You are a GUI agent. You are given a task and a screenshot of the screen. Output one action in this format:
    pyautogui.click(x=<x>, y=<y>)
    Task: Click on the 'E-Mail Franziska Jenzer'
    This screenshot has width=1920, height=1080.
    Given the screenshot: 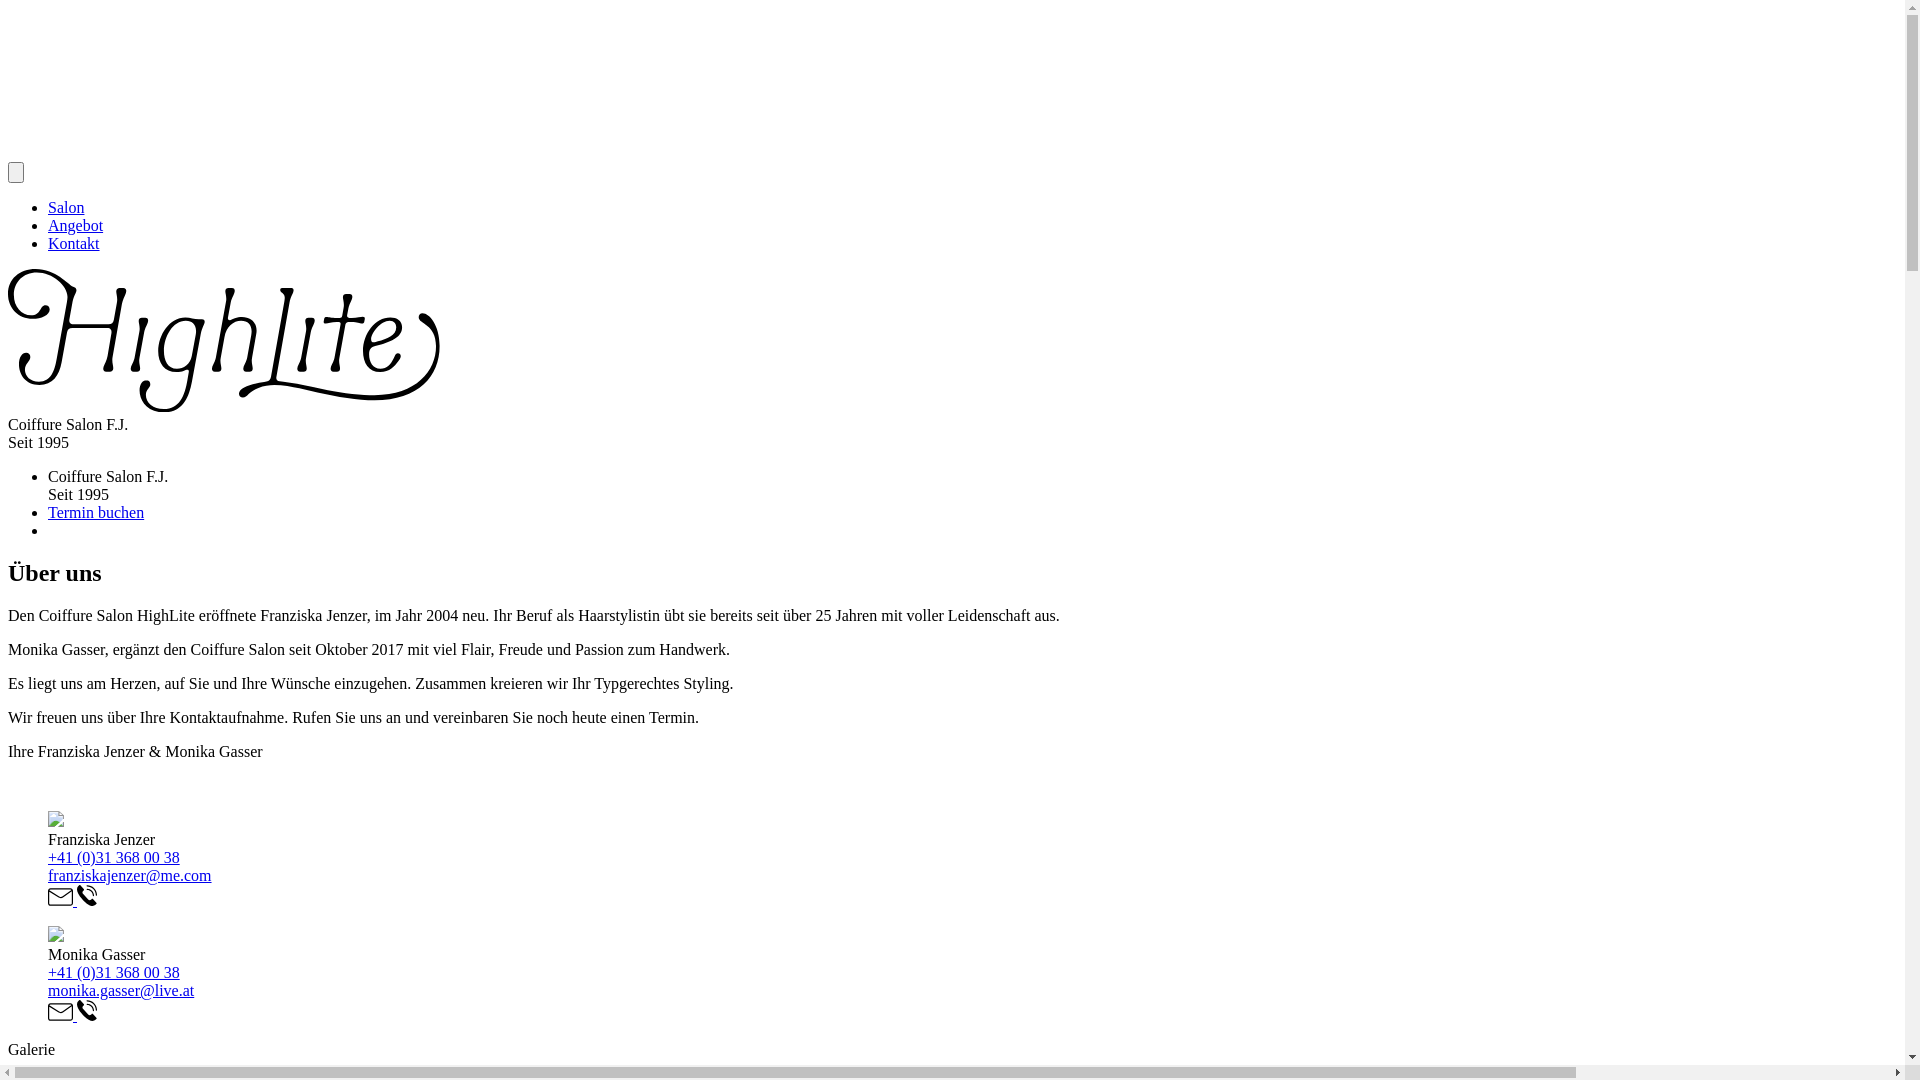 What is the action you would take?
    pyautogui.click(x=62, y=900)
    